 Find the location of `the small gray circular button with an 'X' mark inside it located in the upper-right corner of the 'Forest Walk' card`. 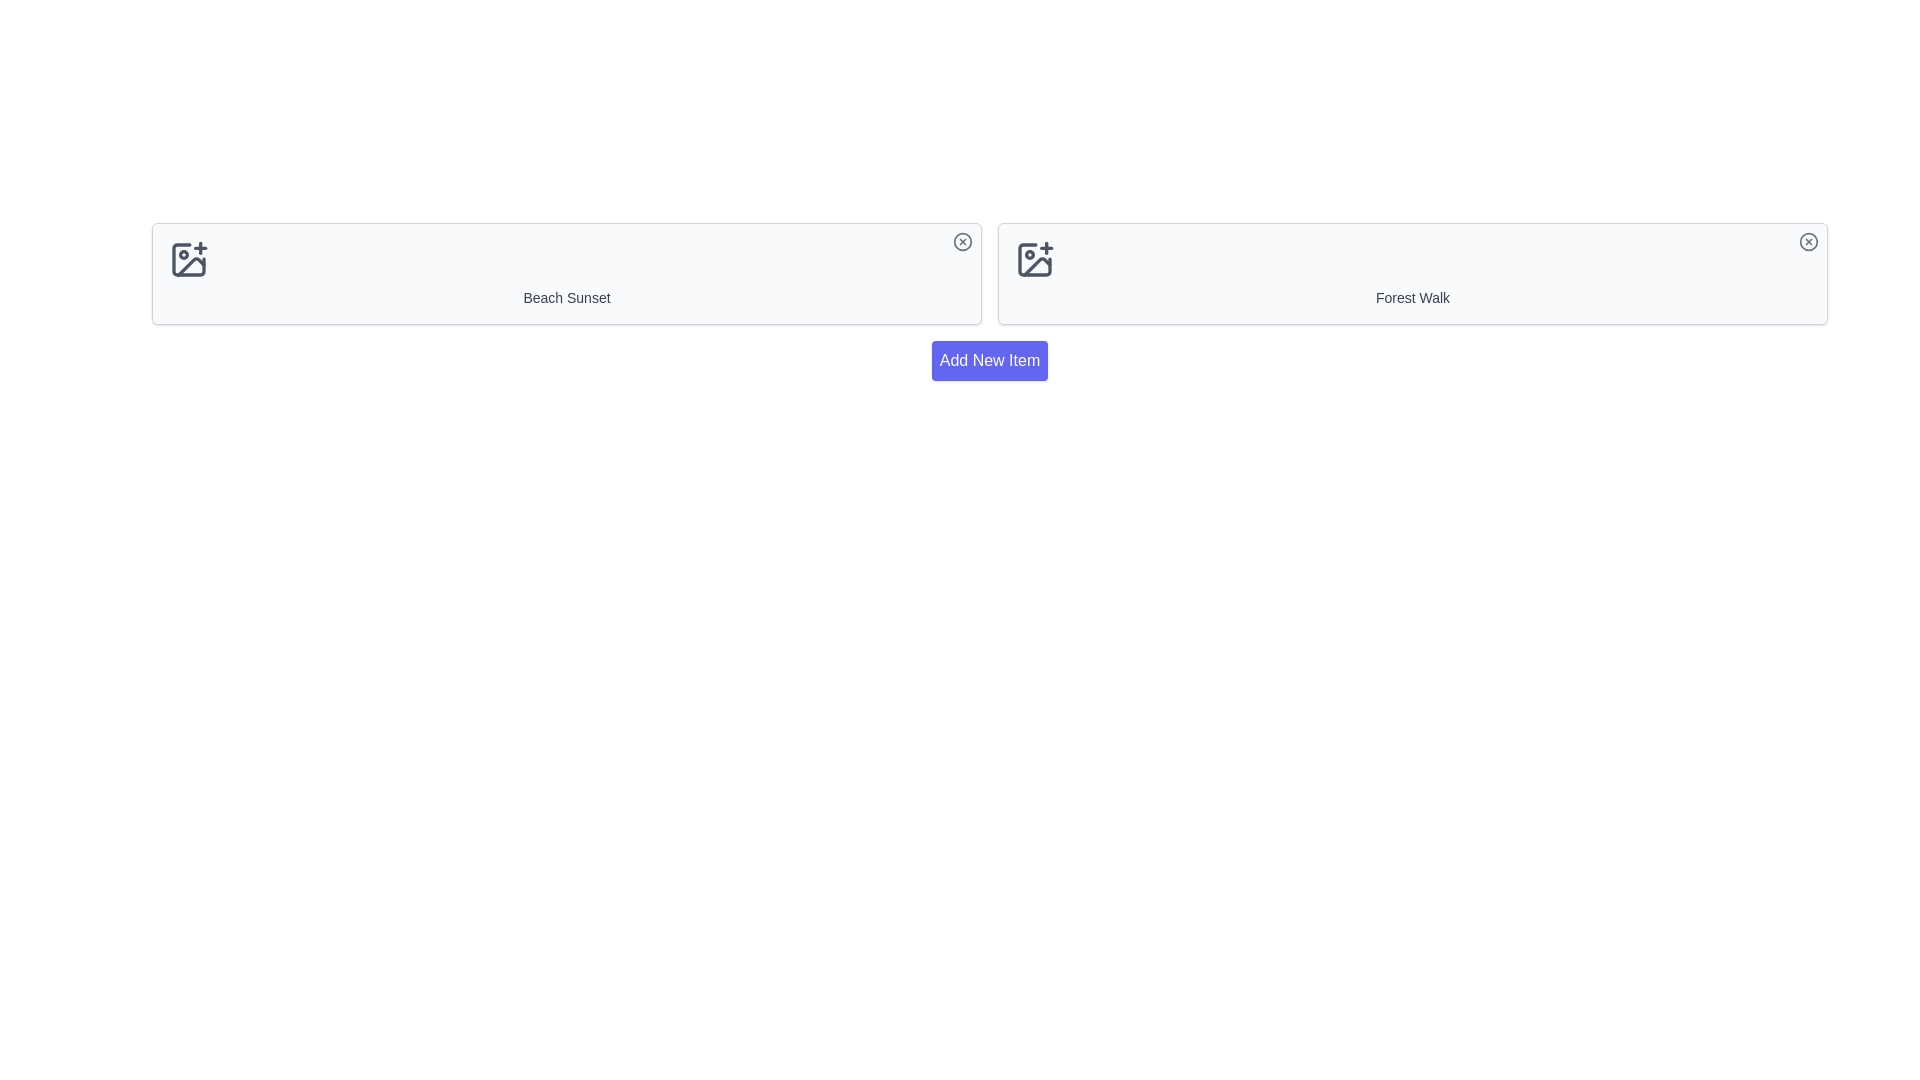

the small gray circular button with an 'X' mark inside it located in the upper-right corner of the 'Forest Walk' card is located at coordinates (1809, 241).